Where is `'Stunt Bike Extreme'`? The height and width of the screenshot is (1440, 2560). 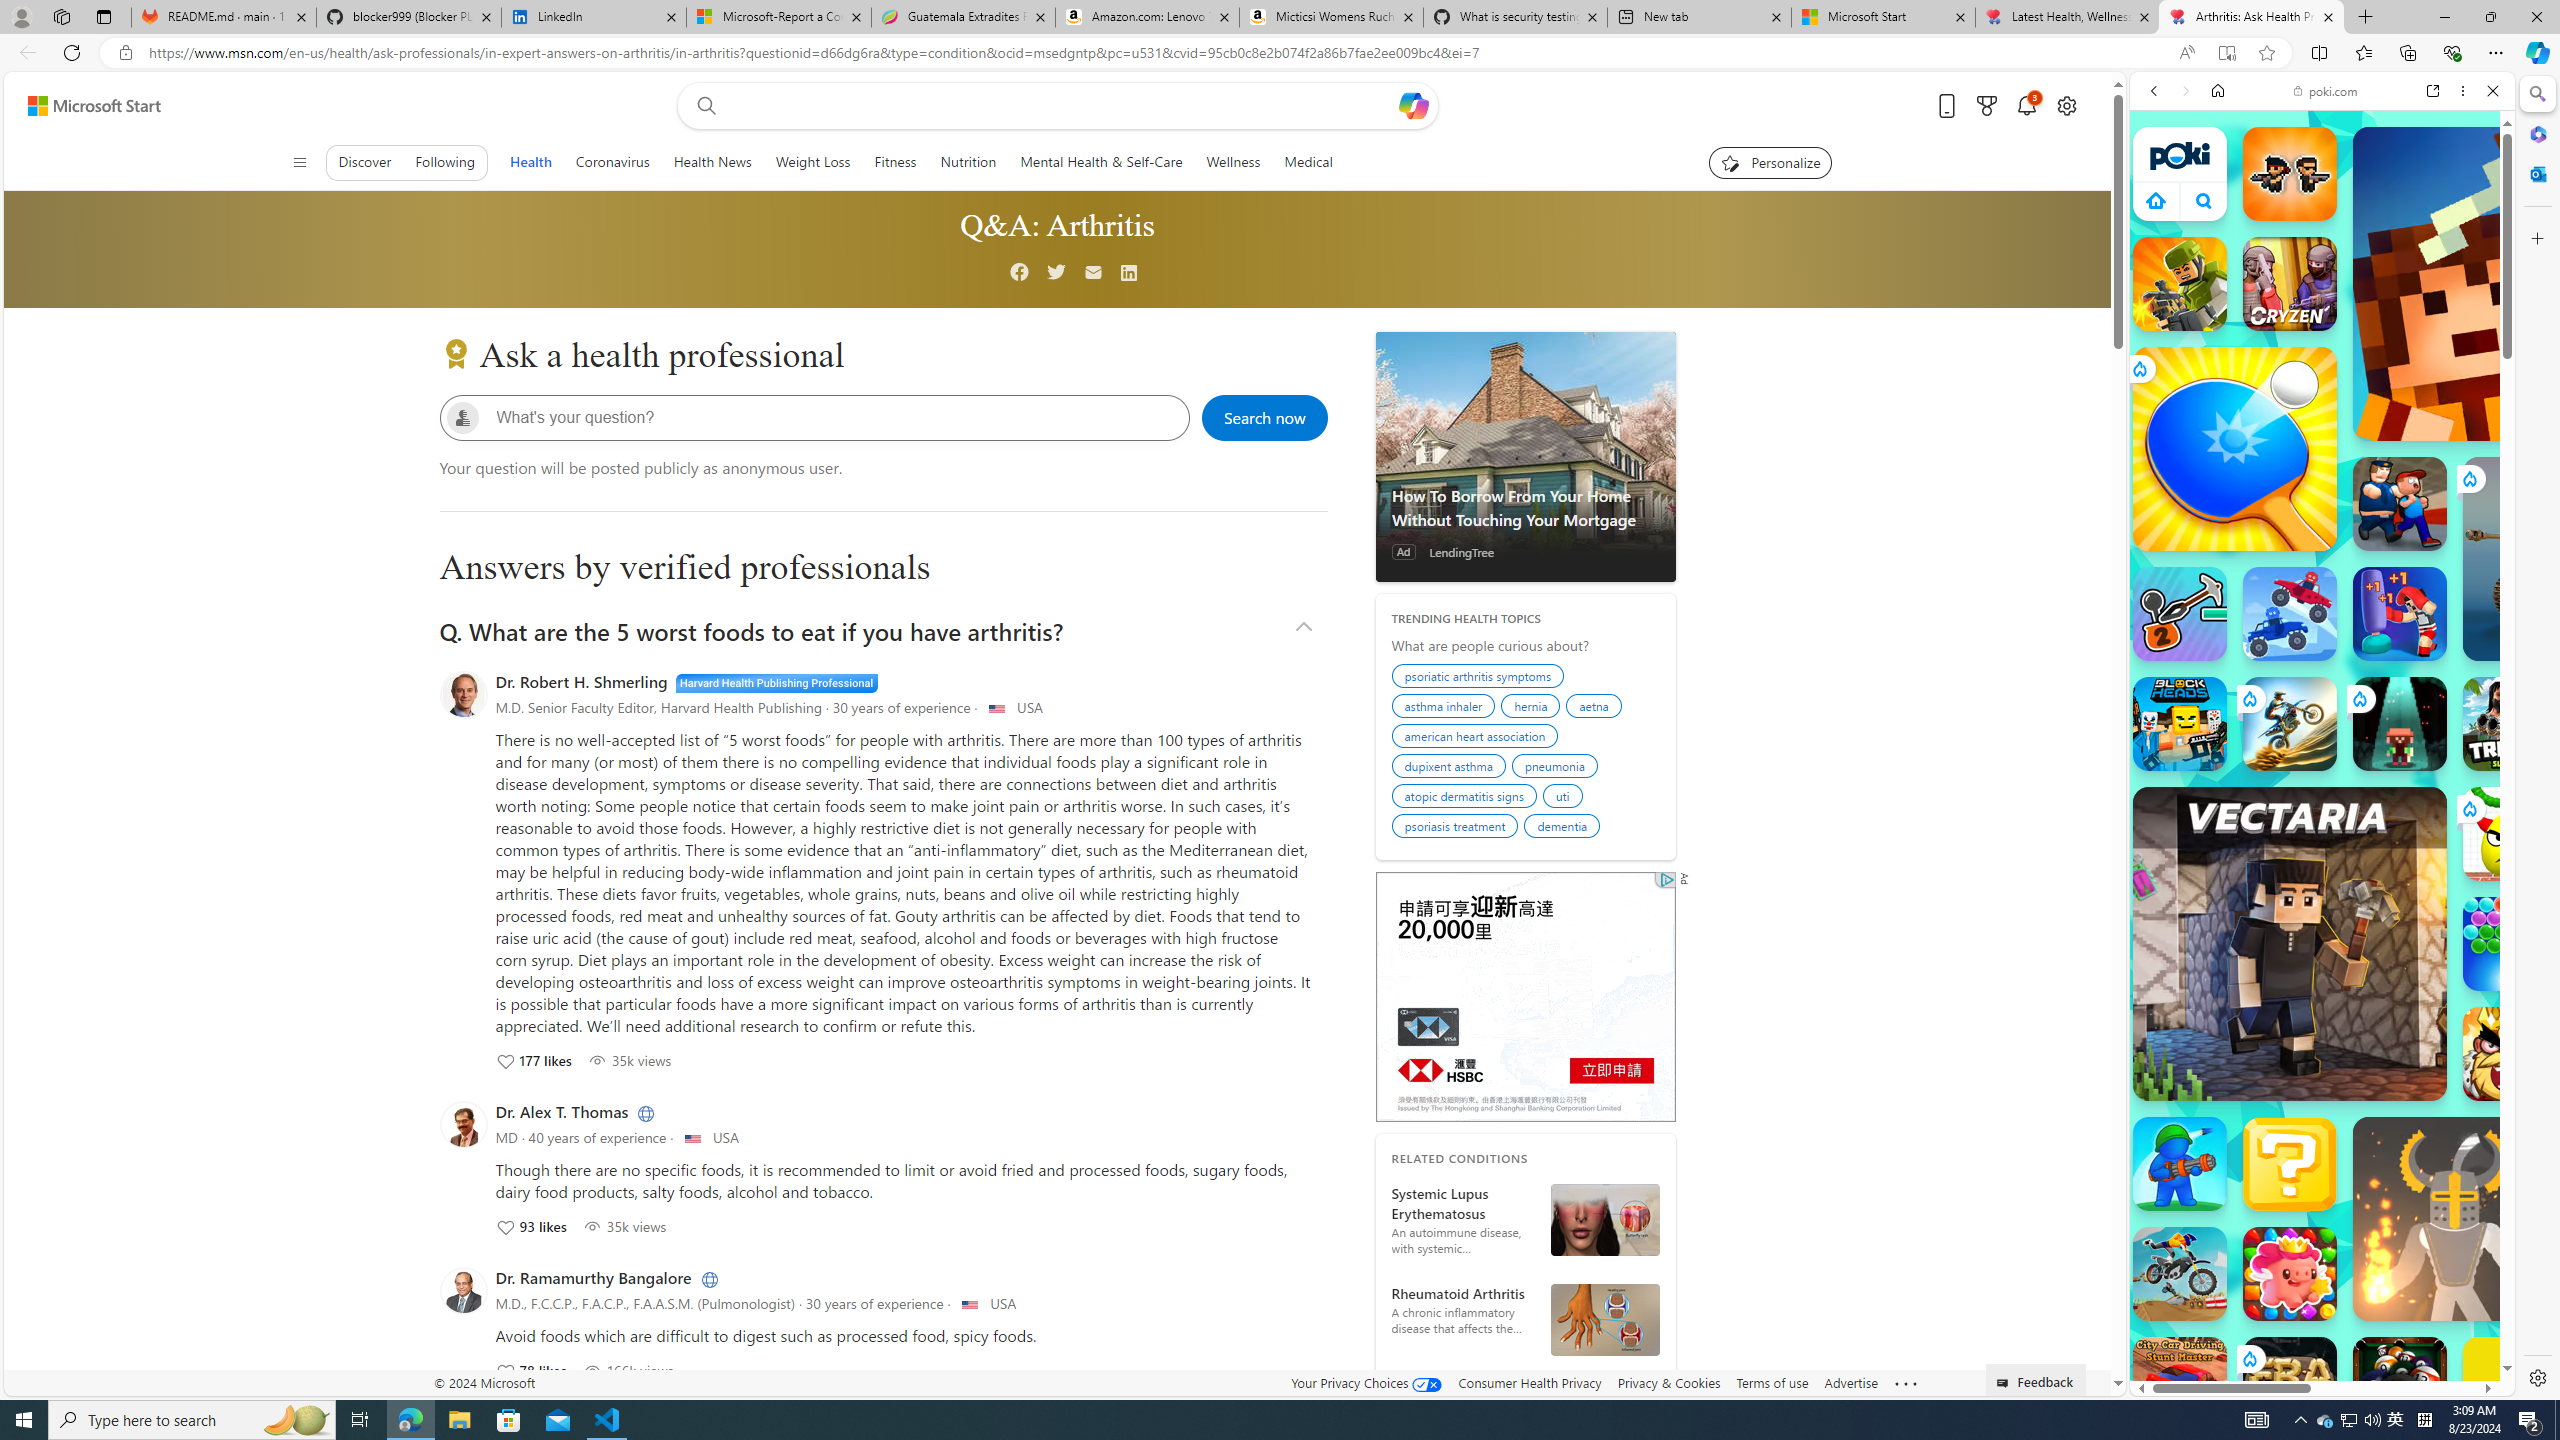 'Stunt Bike Extreme' is located at coordinates (2288, 723).